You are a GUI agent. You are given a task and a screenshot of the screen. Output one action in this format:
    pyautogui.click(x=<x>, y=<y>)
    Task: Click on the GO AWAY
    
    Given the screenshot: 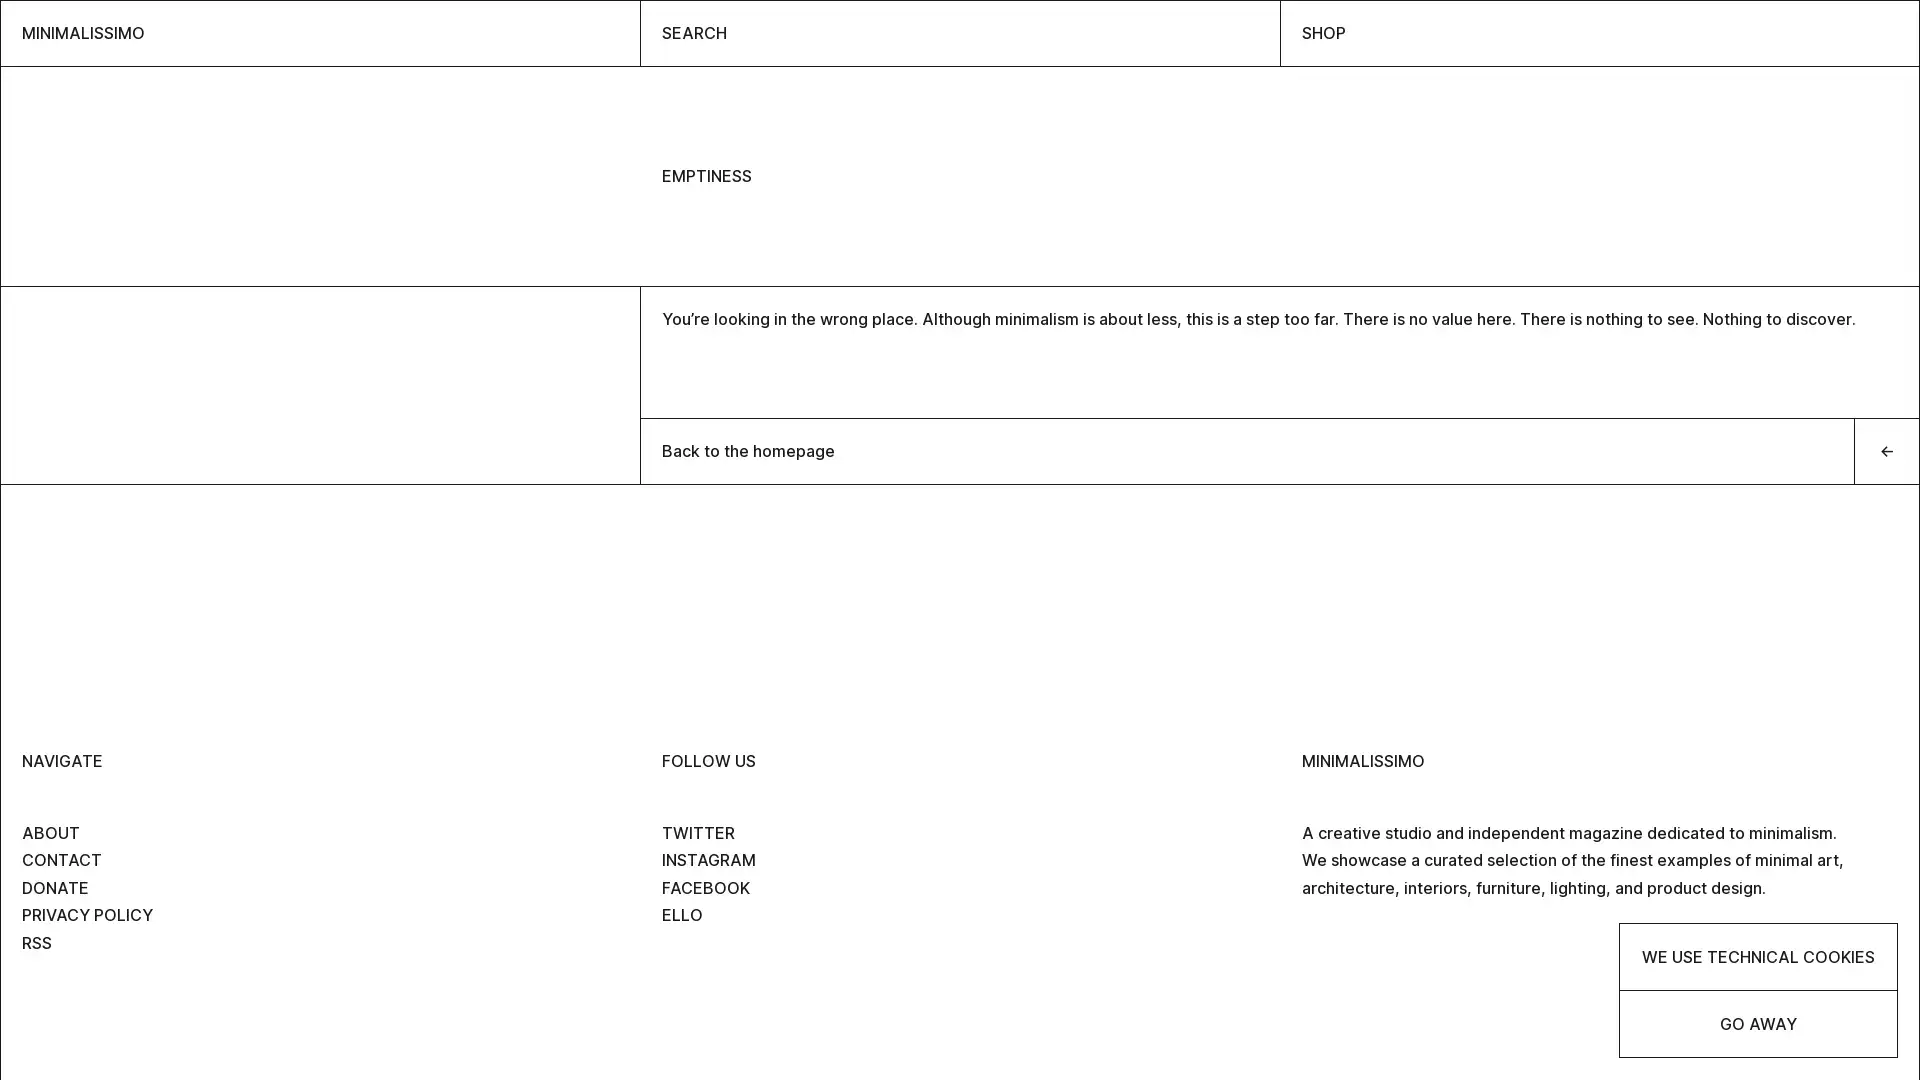 What is the action you would take?
    pyautogui.click(x=1757, y=1023)
    